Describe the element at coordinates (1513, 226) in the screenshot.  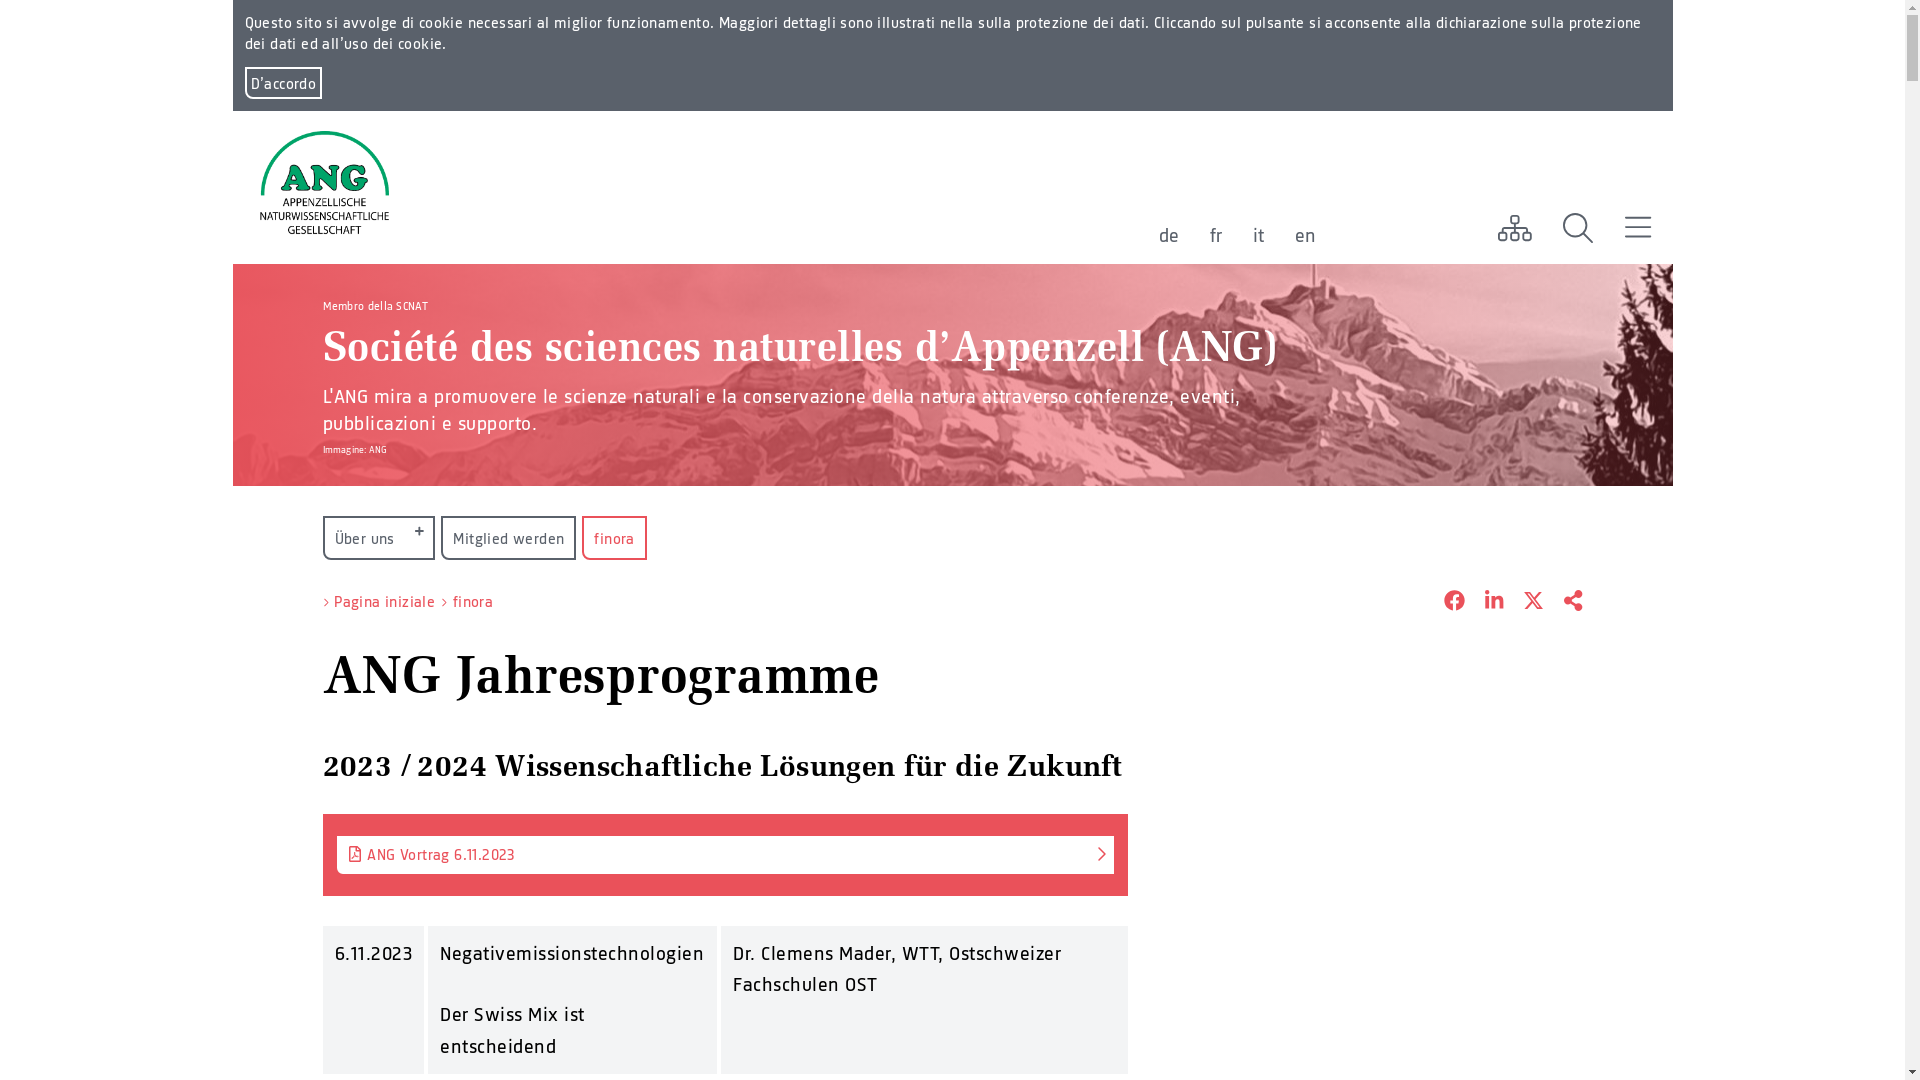
I see `'Rete'` at that location.